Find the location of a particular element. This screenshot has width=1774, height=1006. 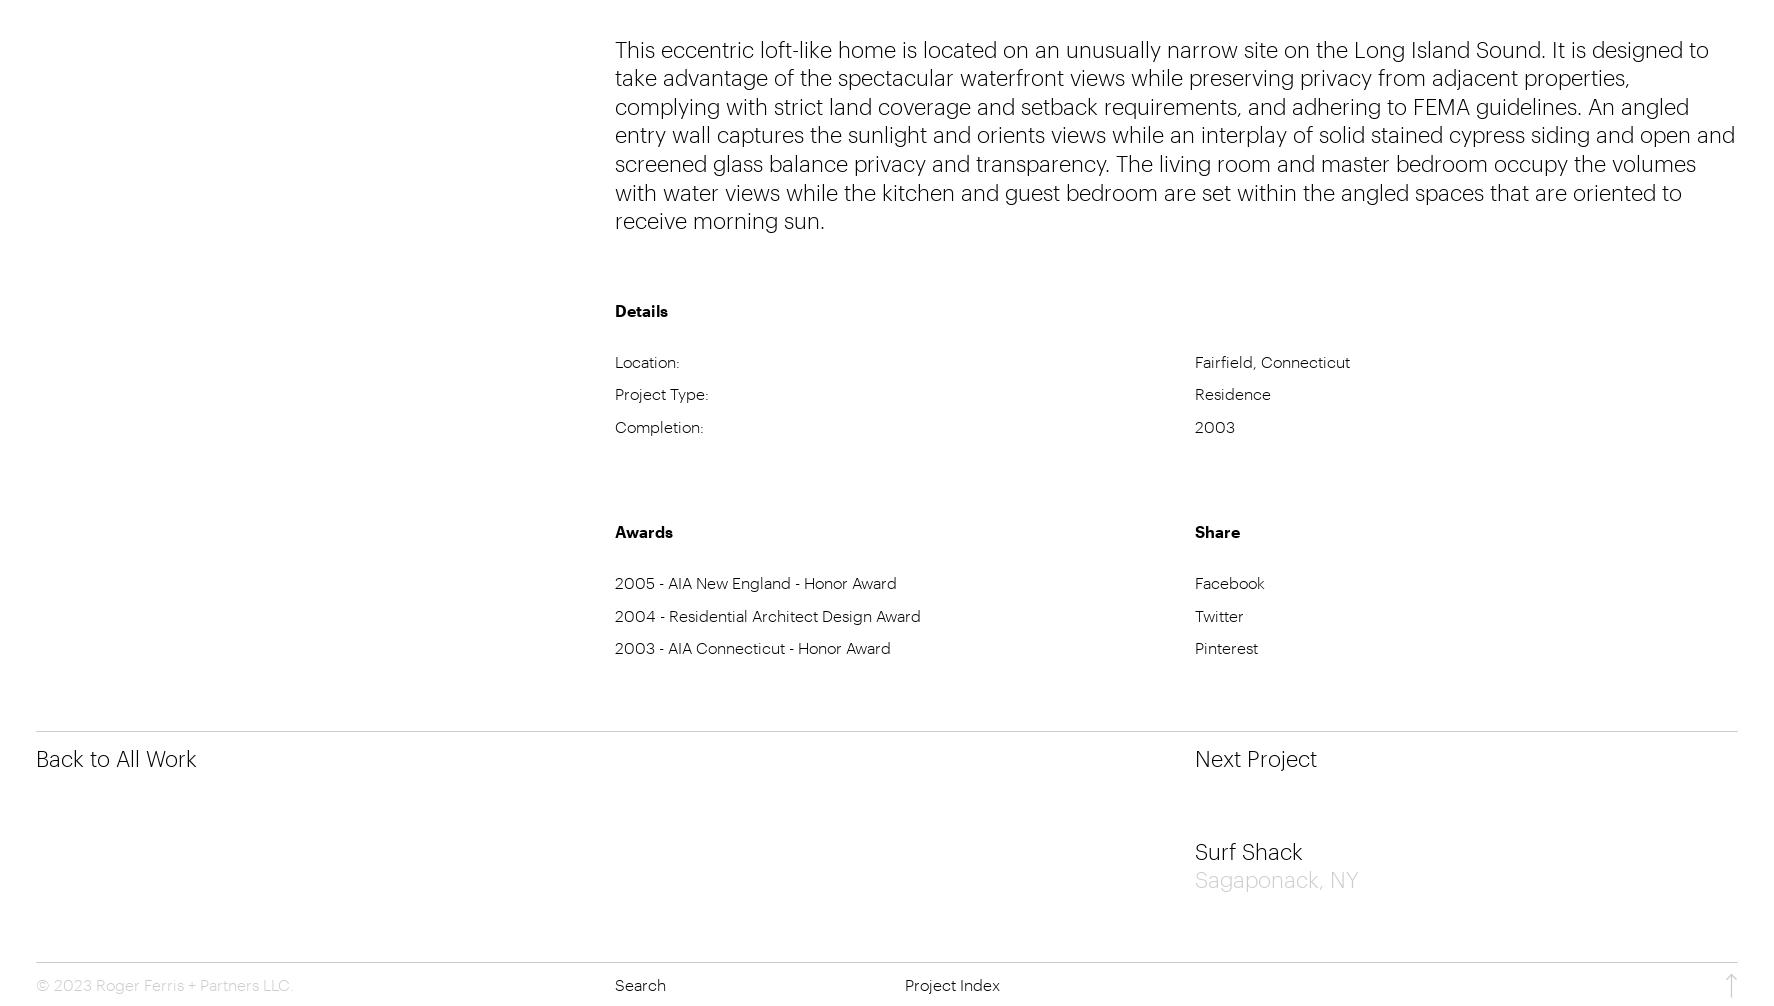

'2003 - AIA Connecticut - Honor Award' is located at coordinates (614, 647).